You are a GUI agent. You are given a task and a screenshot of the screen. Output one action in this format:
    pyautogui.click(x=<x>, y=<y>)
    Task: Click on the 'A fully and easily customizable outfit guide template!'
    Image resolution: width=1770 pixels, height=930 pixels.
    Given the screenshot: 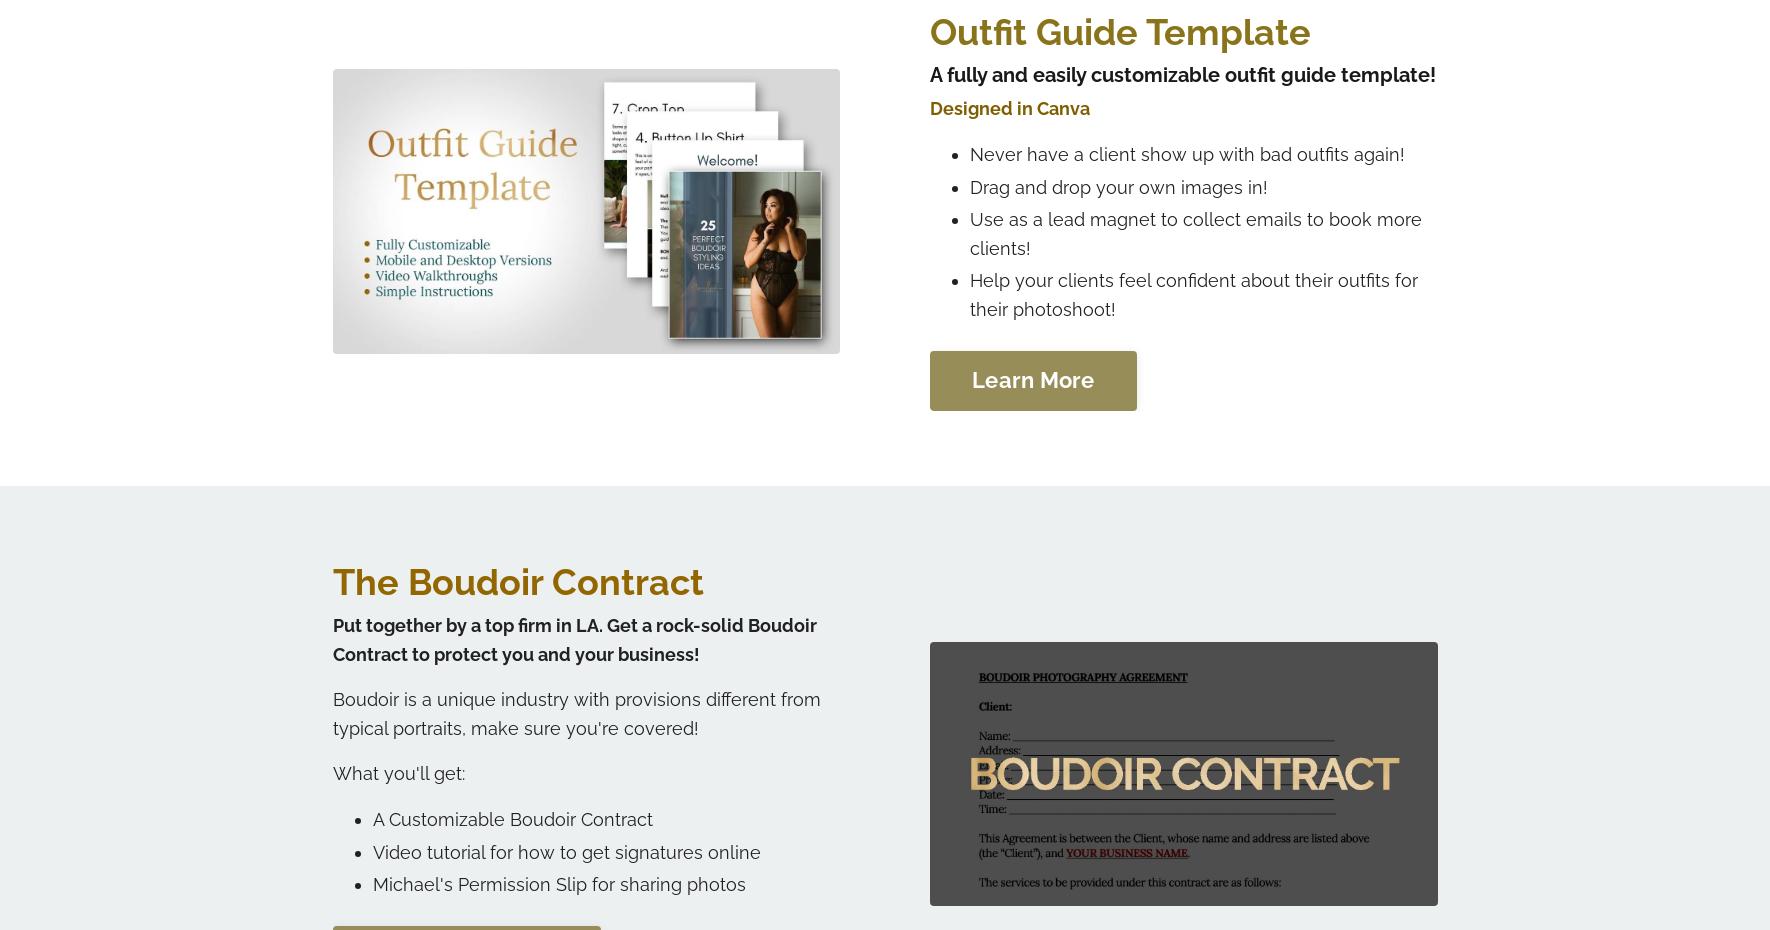 What is the action you would take?
    pyautogui.click(x=928, y=73)
    